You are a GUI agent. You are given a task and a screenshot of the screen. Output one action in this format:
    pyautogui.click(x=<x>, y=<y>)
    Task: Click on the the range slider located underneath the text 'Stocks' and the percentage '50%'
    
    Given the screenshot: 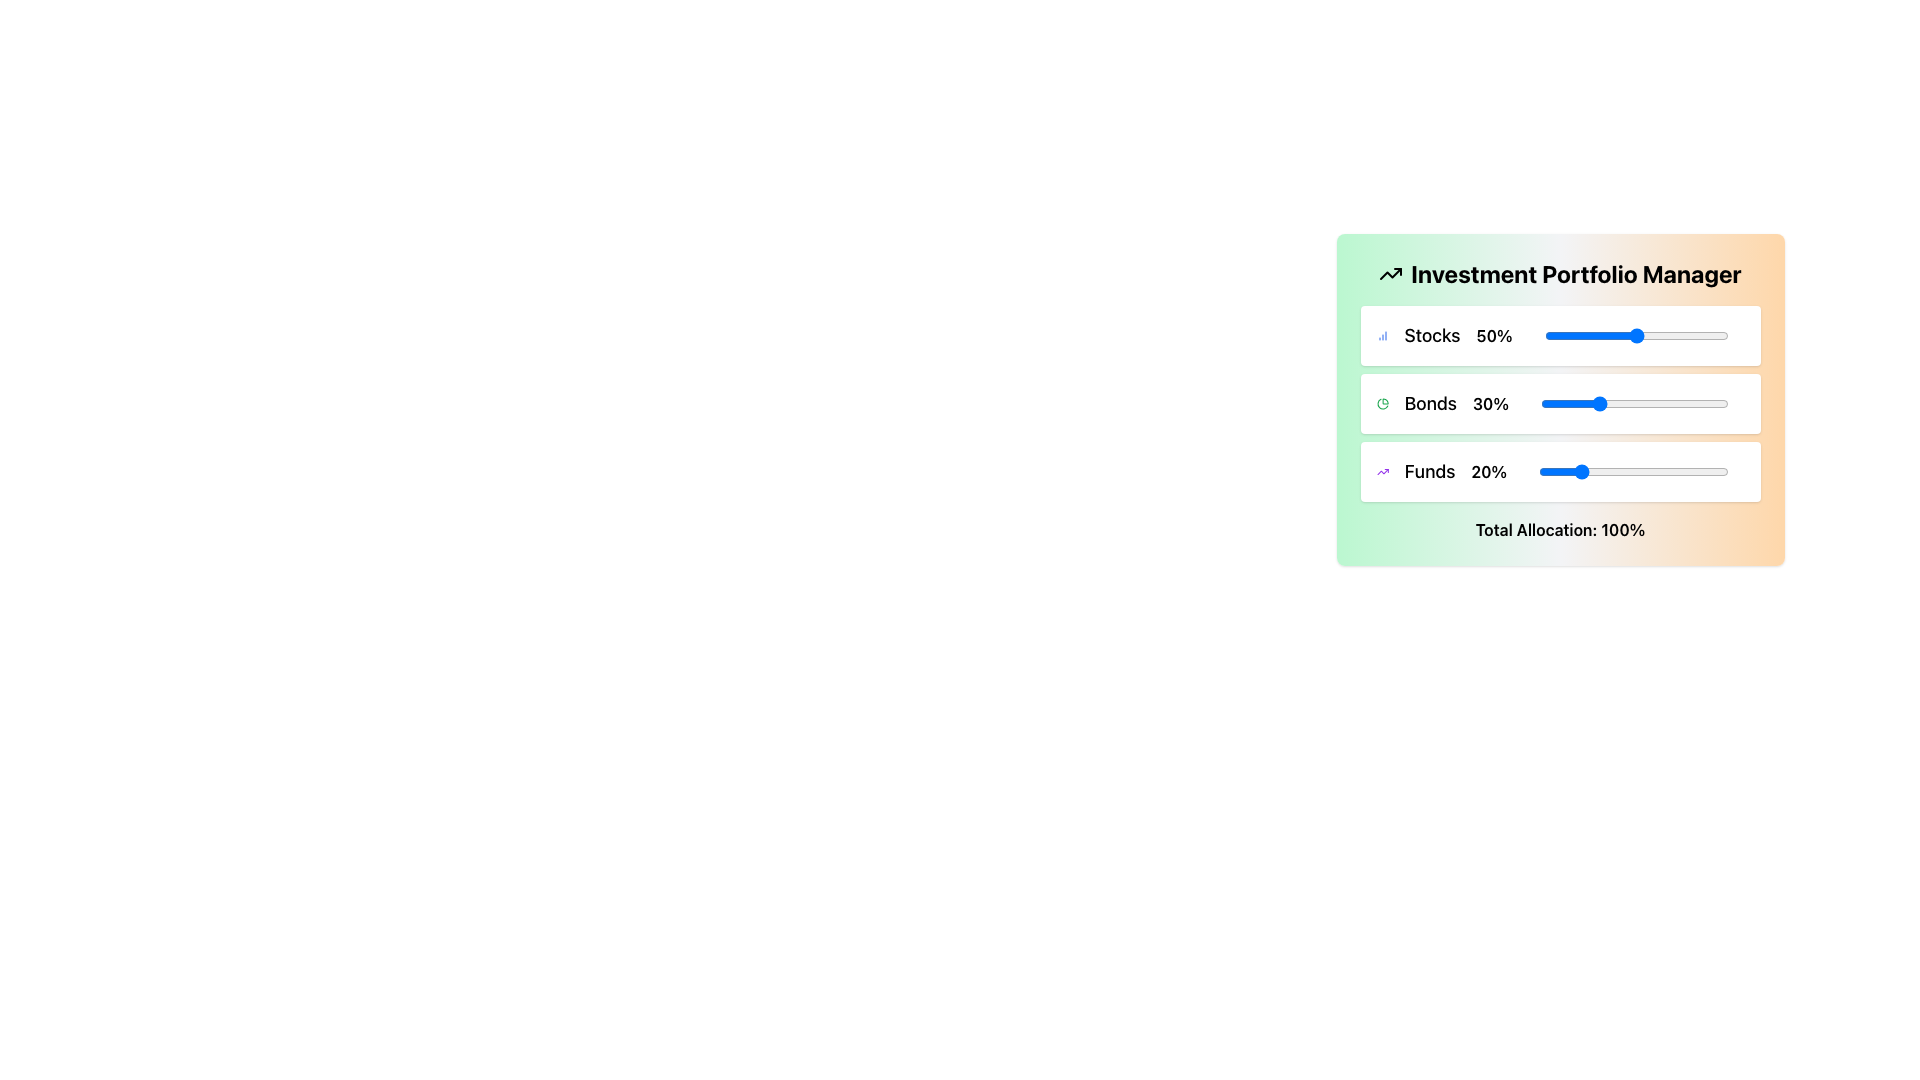 What is the action you would take?
    pyautogui.click(x=1636, y=334)
    